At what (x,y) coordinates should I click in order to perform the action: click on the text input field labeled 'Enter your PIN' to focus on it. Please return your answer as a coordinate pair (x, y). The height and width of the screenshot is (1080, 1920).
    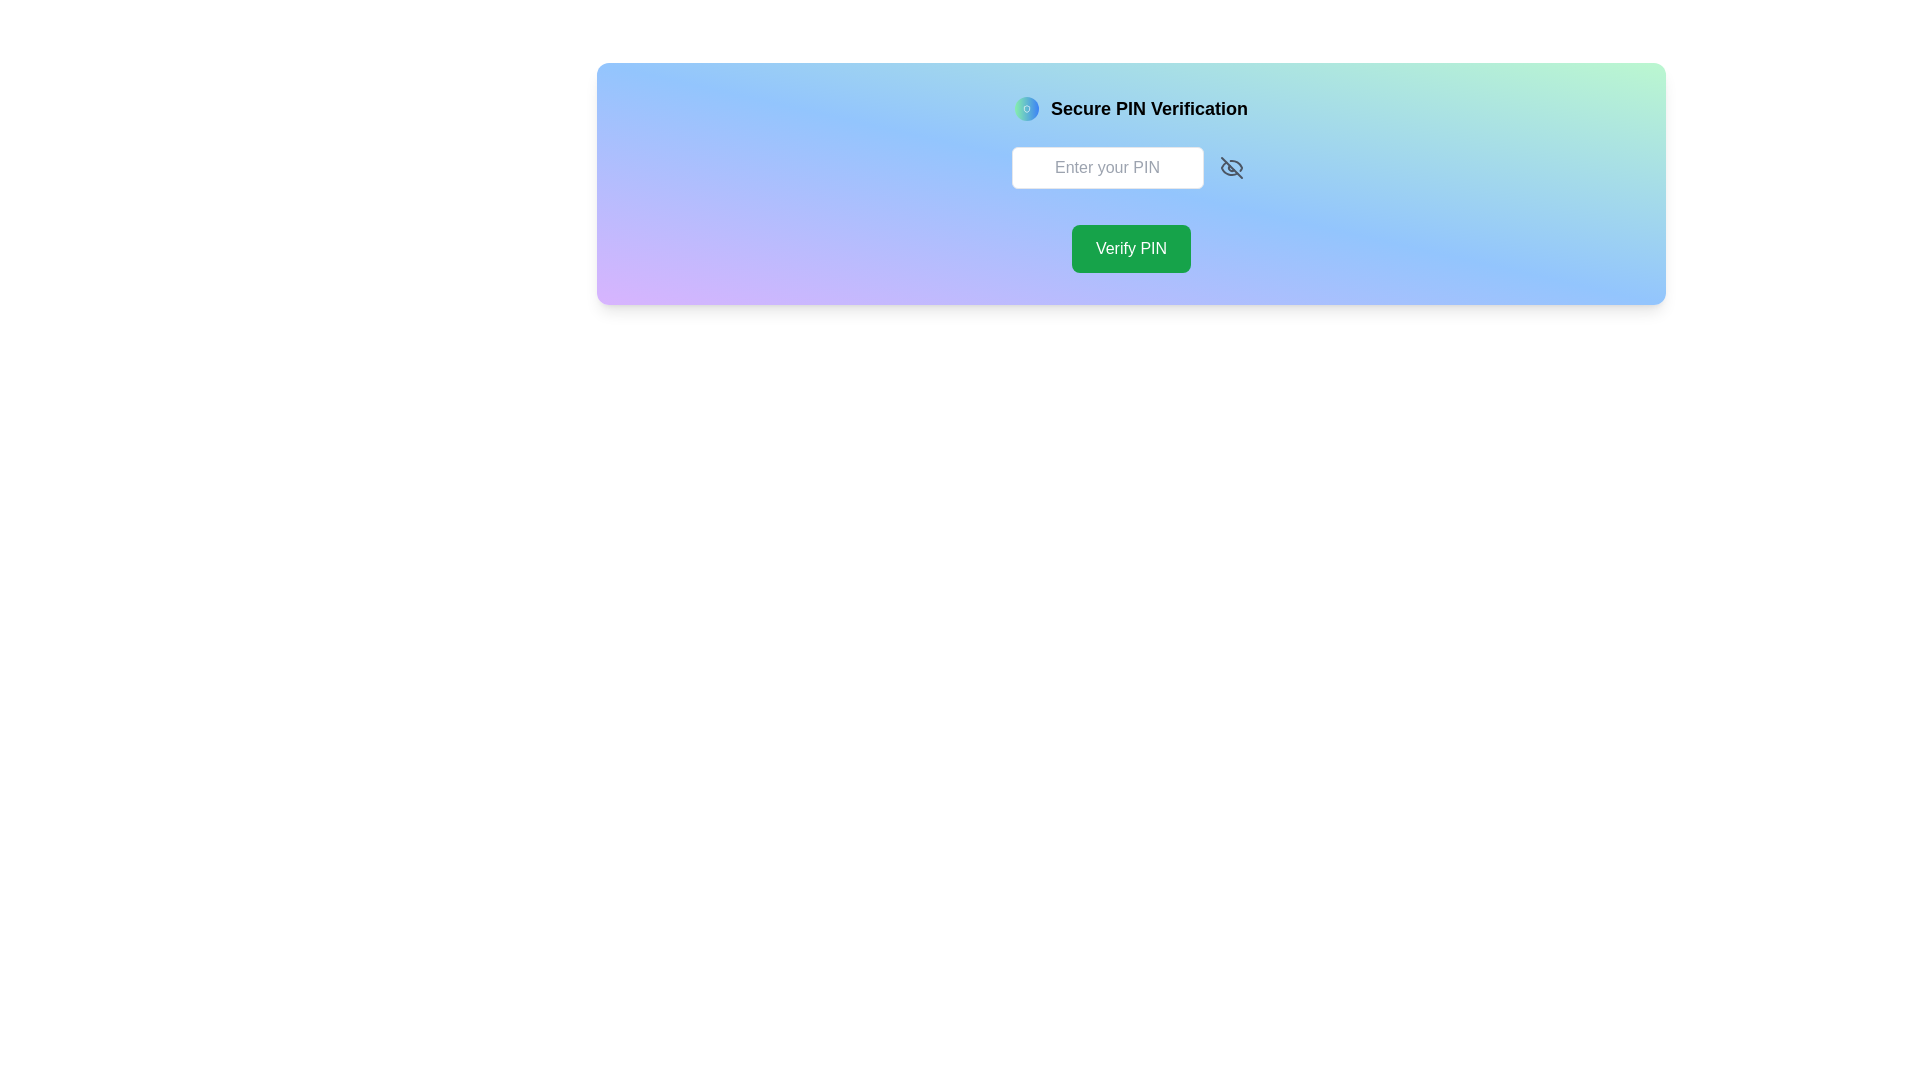
    Looking at the image, I should click on (1106, 167).